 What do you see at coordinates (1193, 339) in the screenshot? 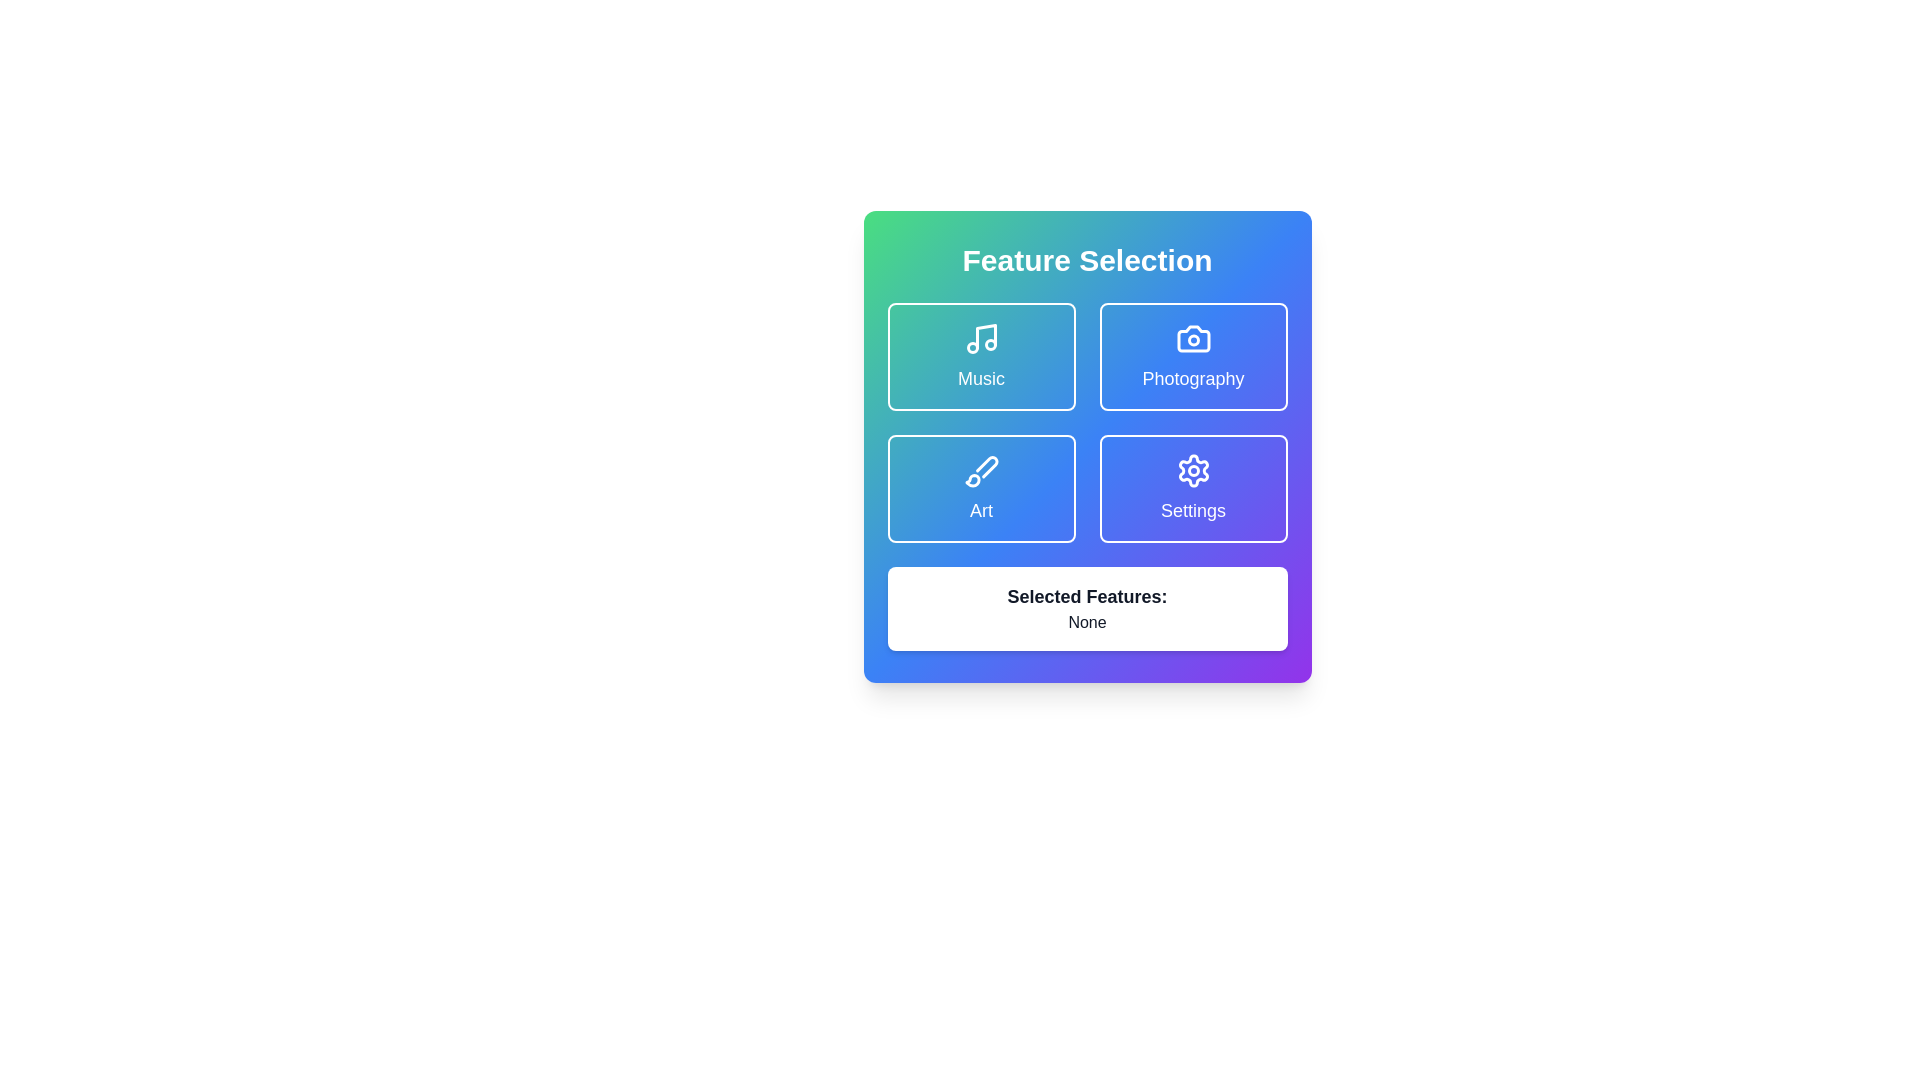
I see `the circular sub-component of the camera icon in the 'Photography' button, which symbolizes a lens in its design` at bounding box center [1193, 339].